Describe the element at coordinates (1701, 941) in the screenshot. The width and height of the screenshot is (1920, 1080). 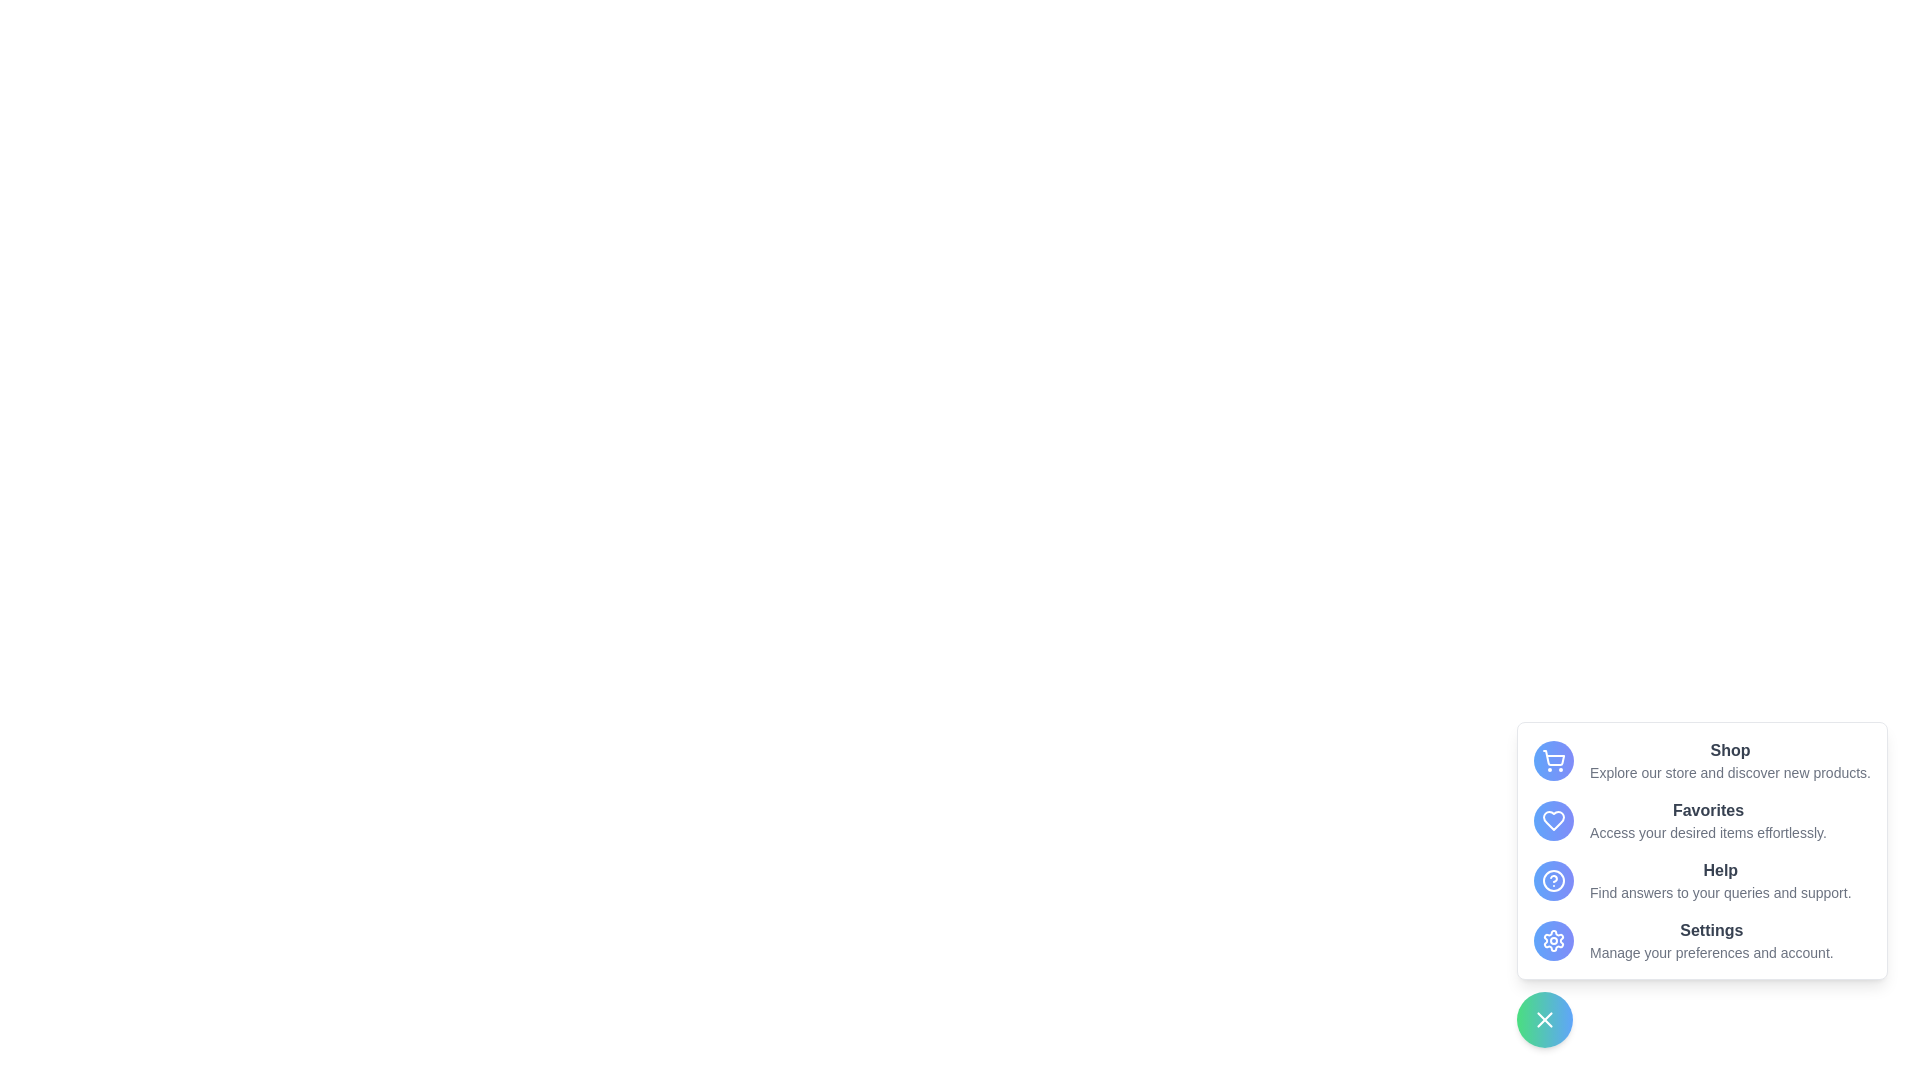
I see `the menu item labeled 'Settings' to observe visual feedback` at that location.